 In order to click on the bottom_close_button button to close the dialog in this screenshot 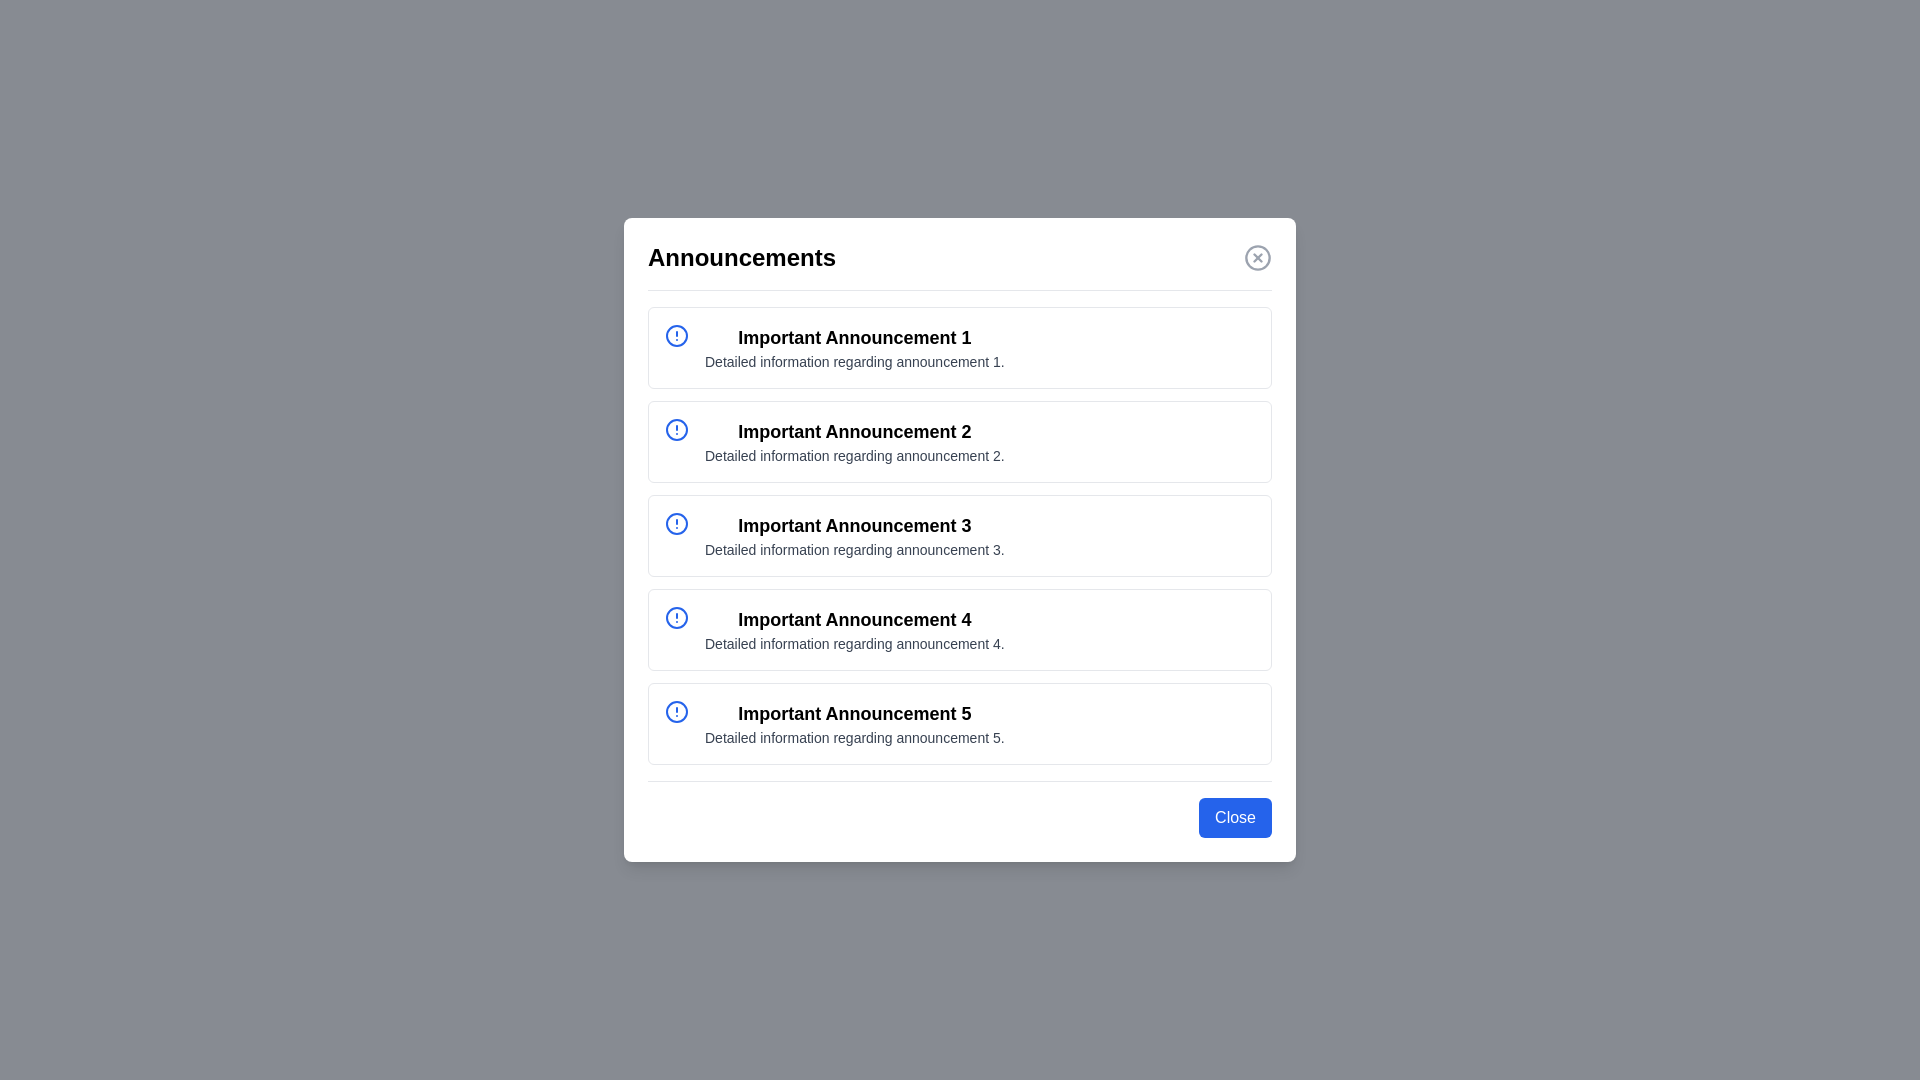, I will do `click(1234, 817)`.